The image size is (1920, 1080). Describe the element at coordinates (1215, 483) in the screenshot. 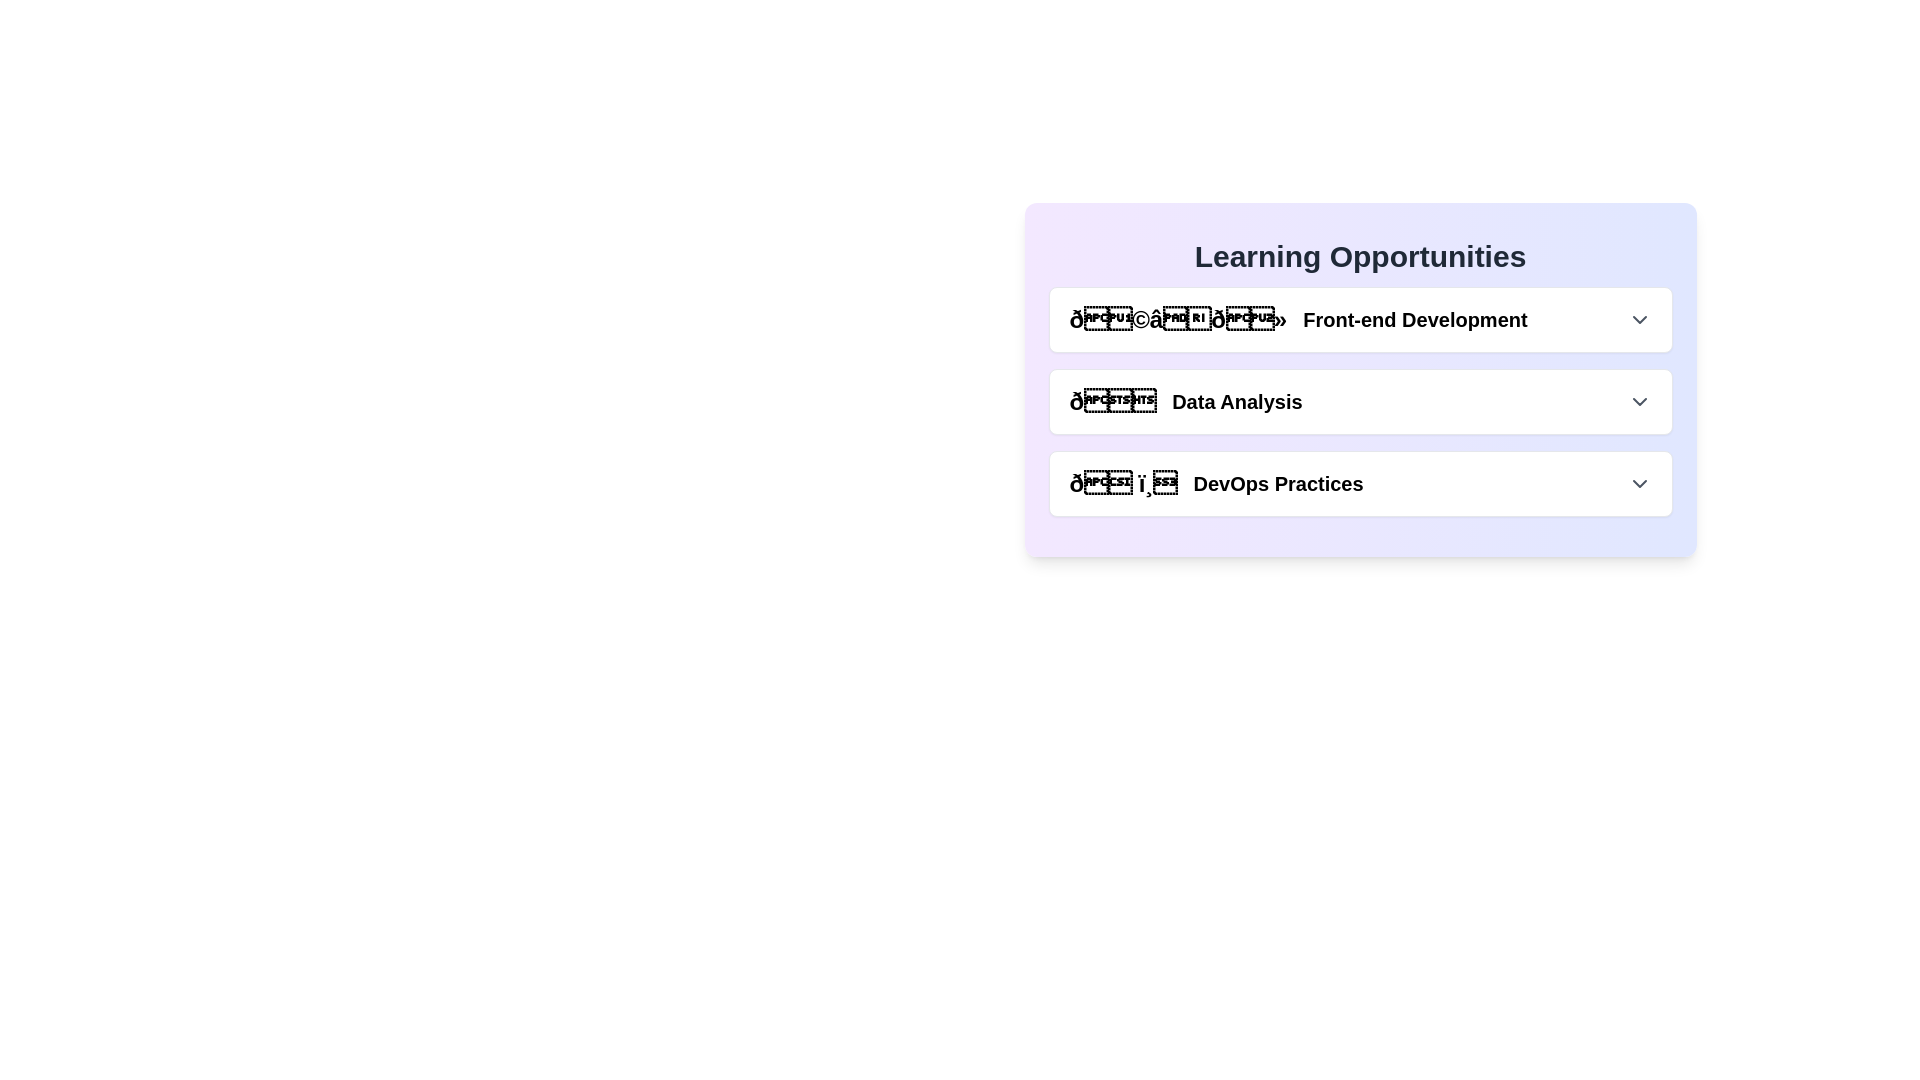

I see `the interactive header displaying 'DevOps Practices'` at that location.